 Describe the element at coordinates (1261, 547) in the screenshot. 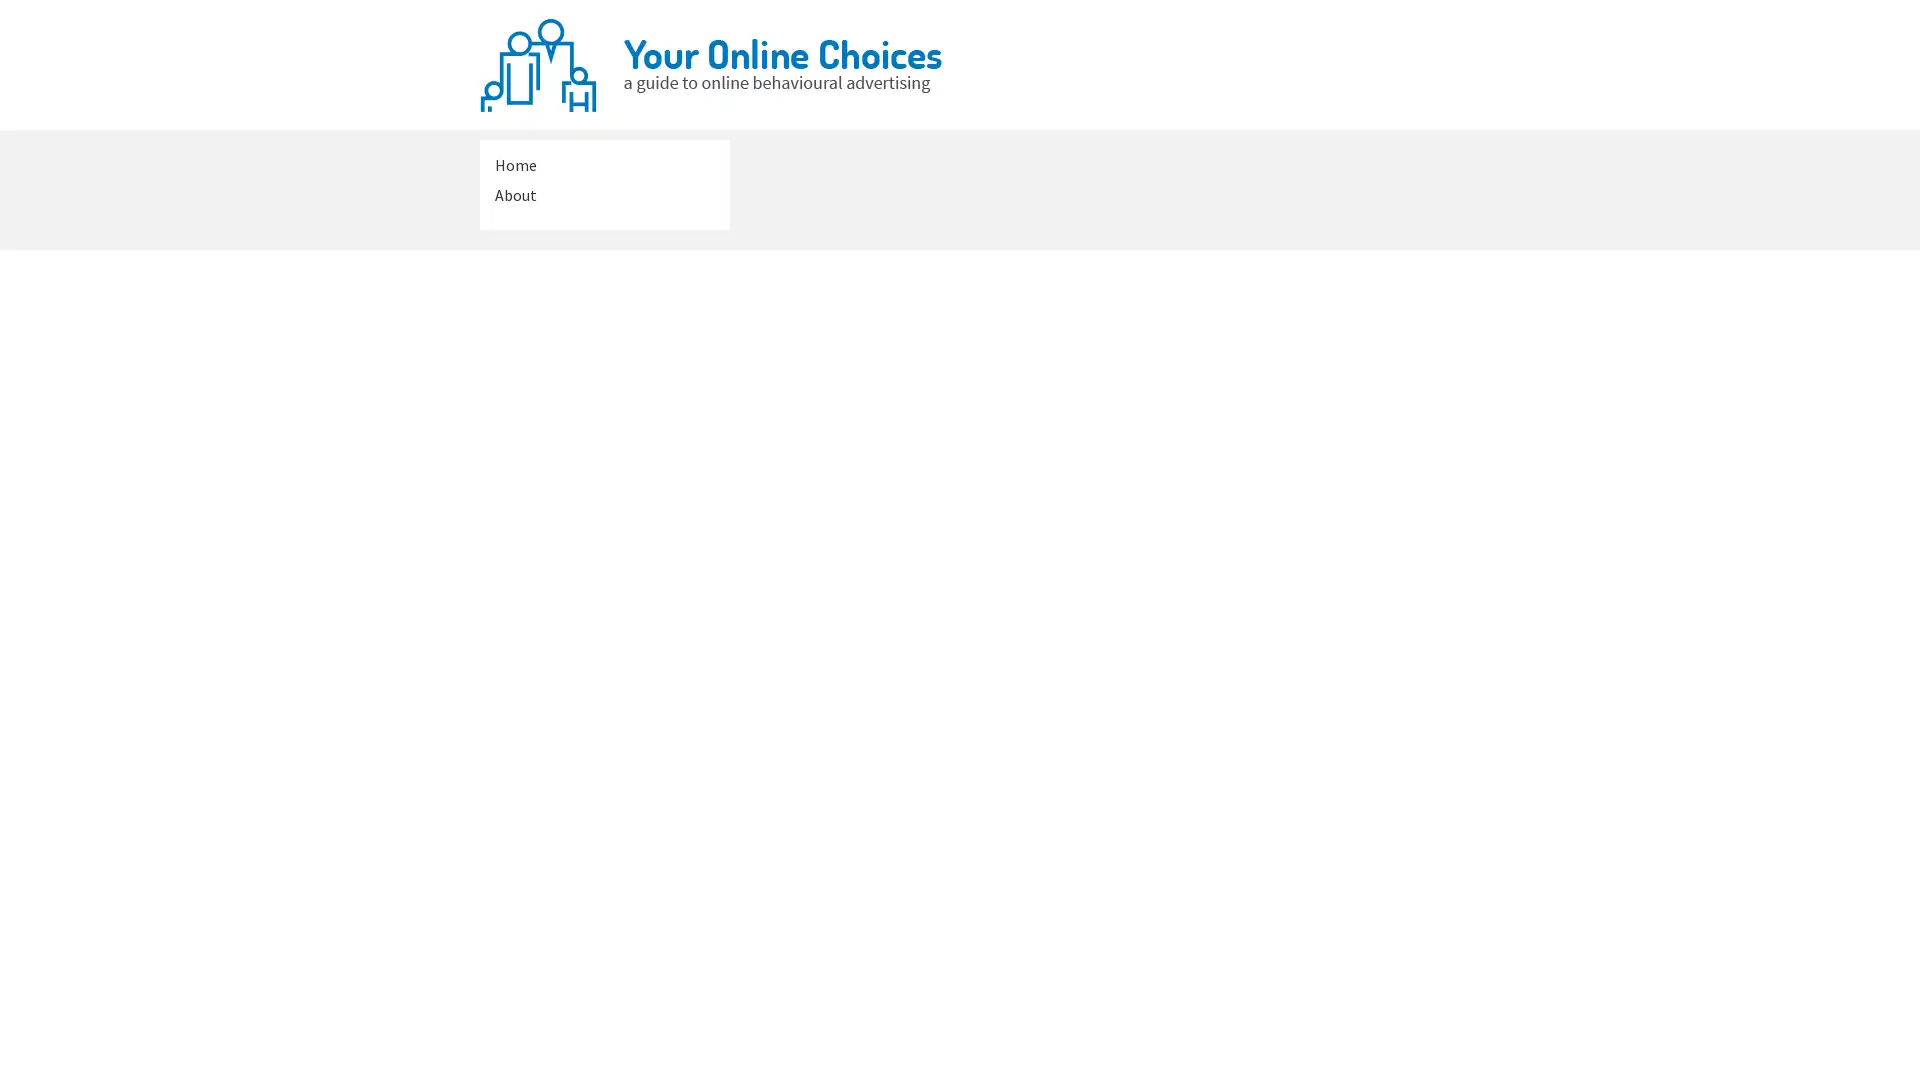

I see `mute` at that location.